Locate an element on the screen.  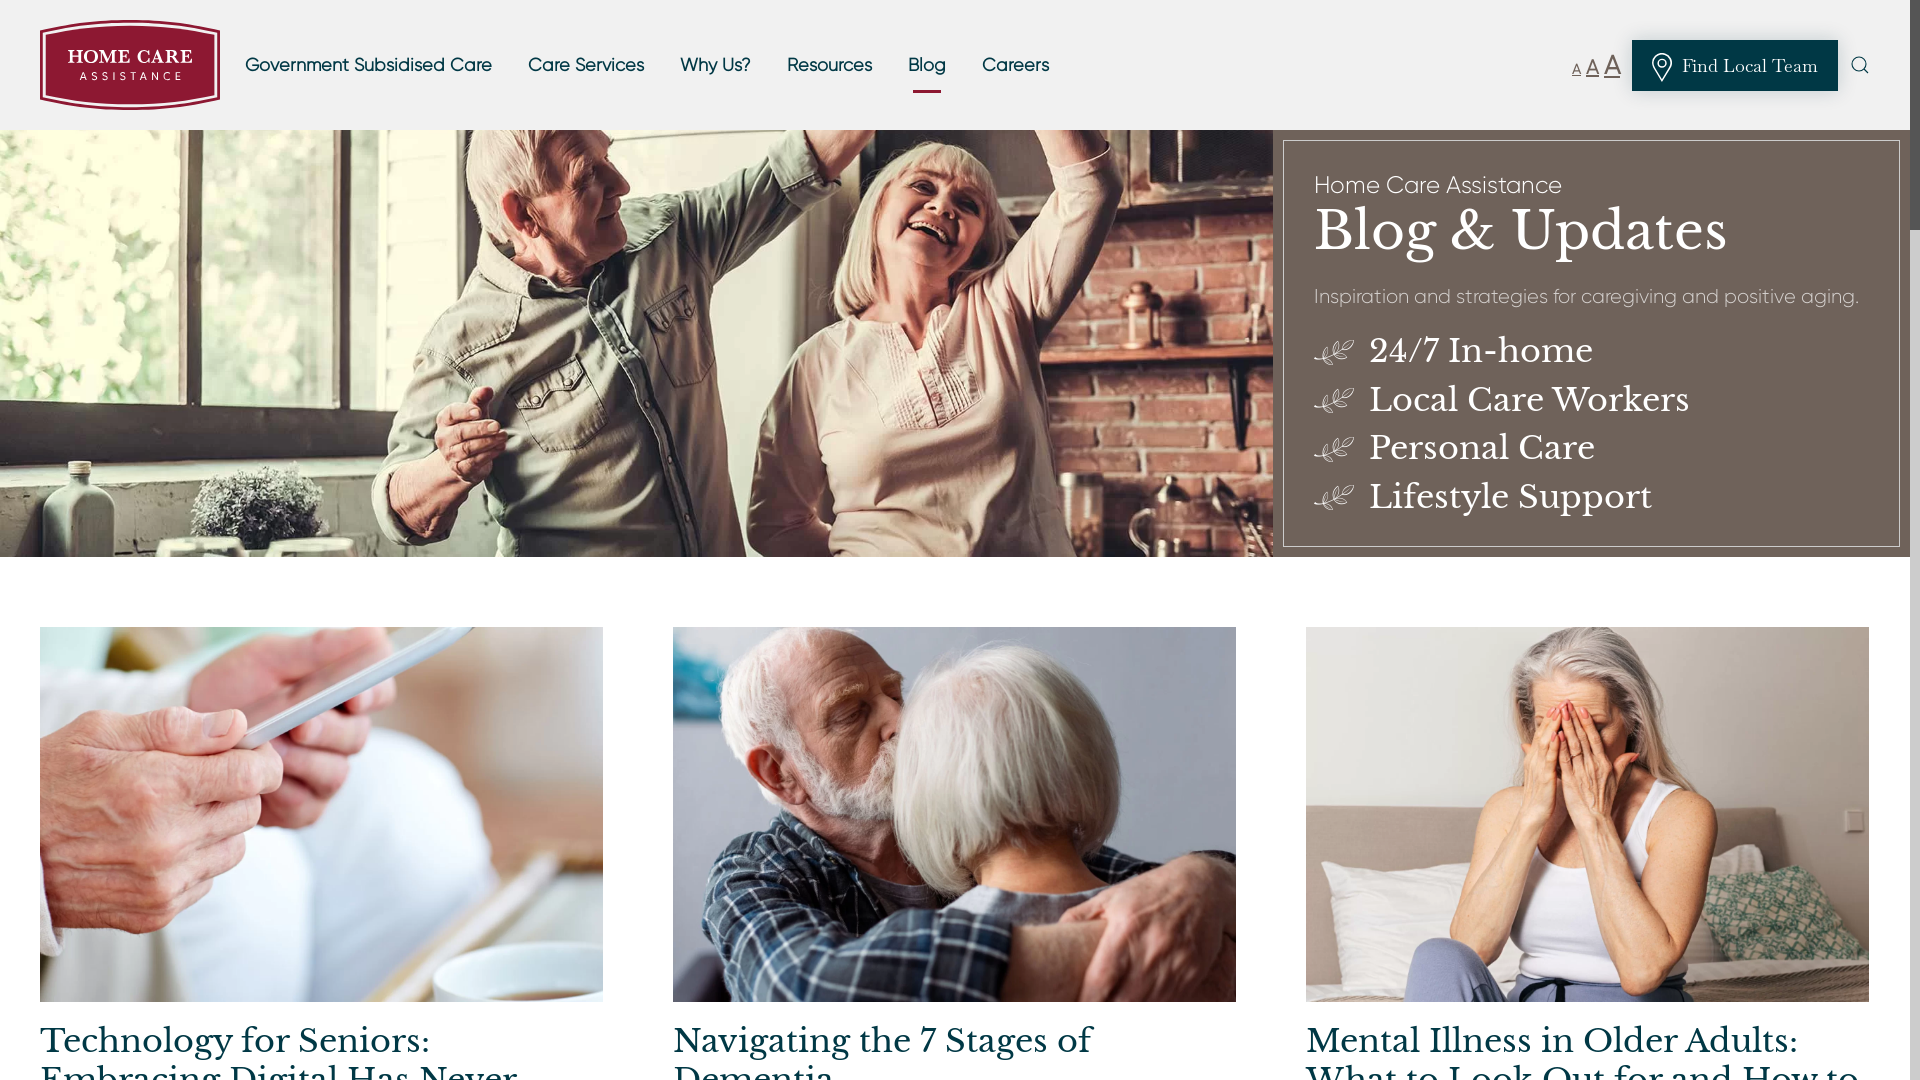
'Government Subsidised Care' is located at coordinates (231, 64).